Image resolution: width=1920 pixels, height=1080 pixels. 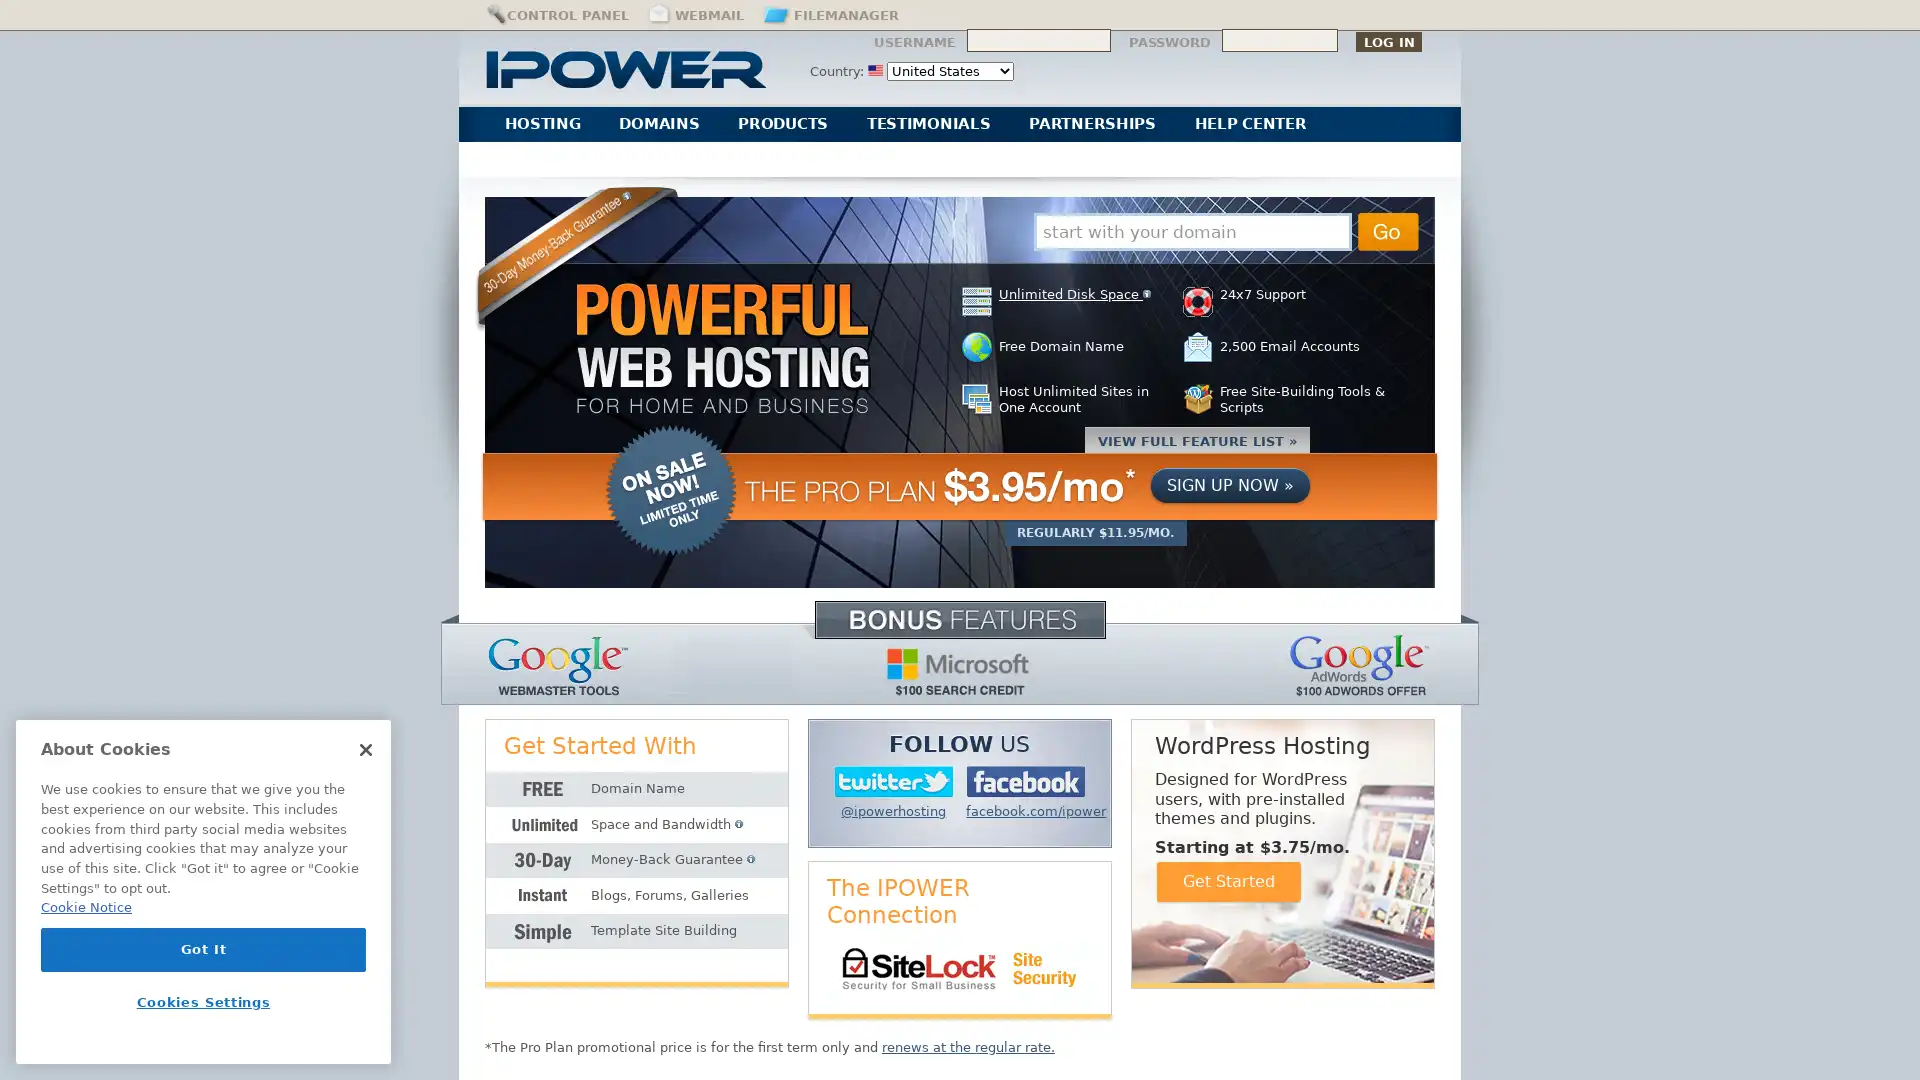 What do you see at coordinates (203, 948) in the screenshot?
I see `Got It` at bounding box center [203, 948].